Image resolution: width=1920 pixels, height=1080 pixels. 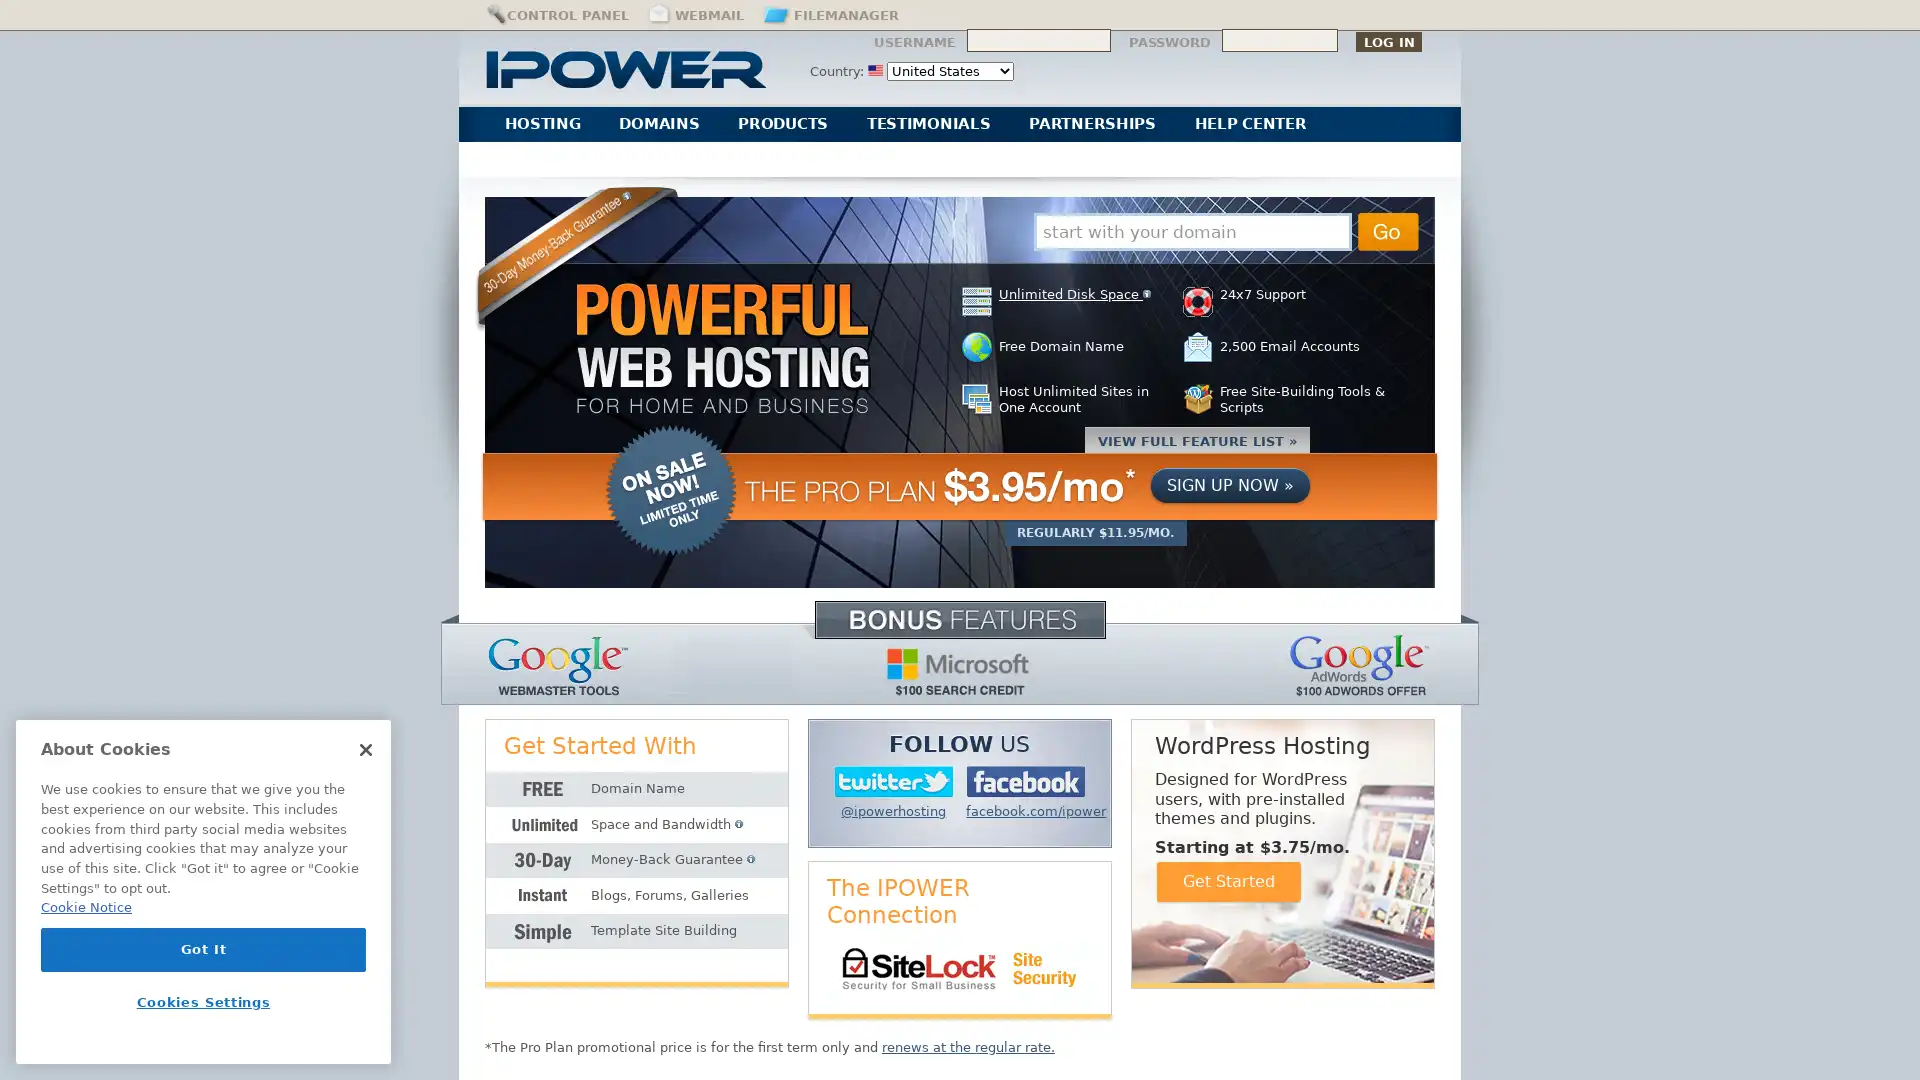 What do you see at coordinates (203, 948) in the screenshot?
I see `Got It` at bounding box center [203, 948].